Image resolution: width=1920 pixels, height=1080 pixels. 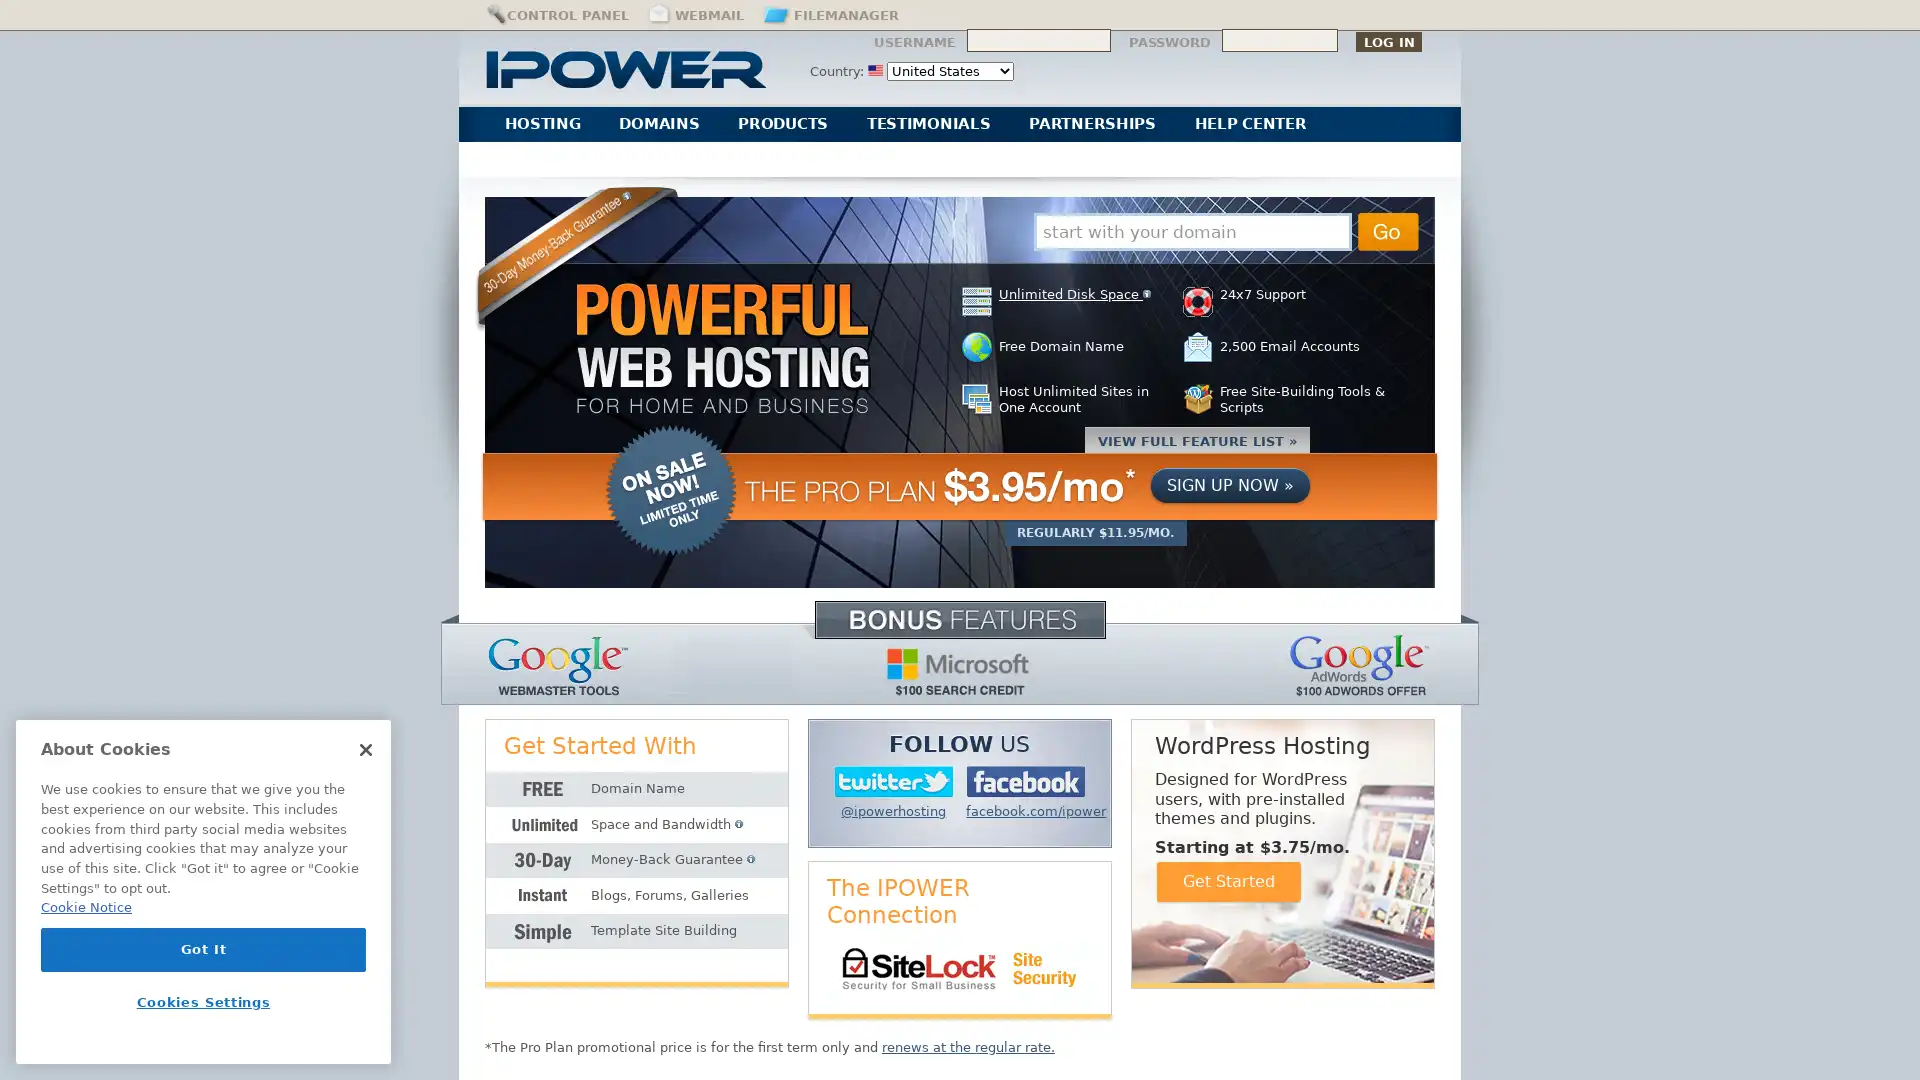 What do you see at coordinates (203, 948) in the screenshot?
I see `Got It` at bounding box center [203, 948].